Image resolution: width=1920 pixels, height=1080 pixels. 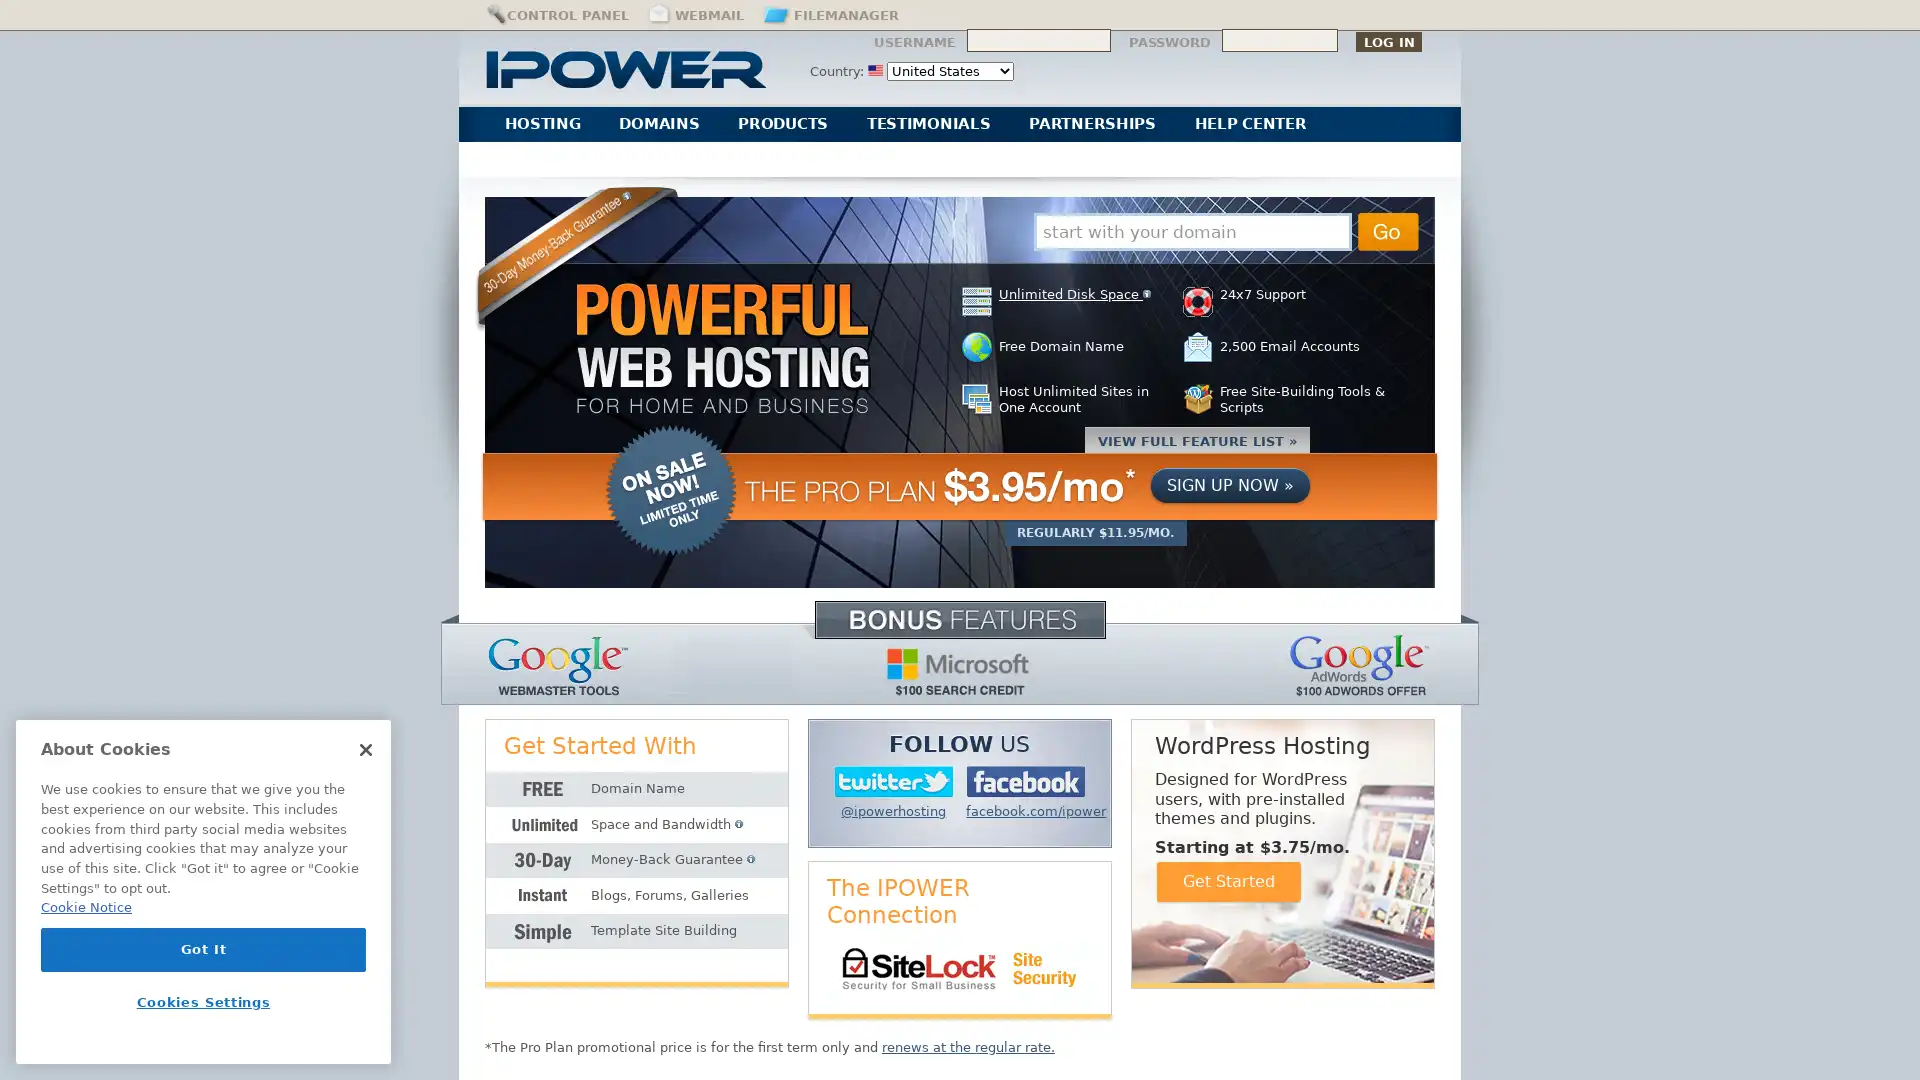 What do you see at coordinates (203, 948) in the screenshot?
I see `Got It` at bounding box center [203, 948].